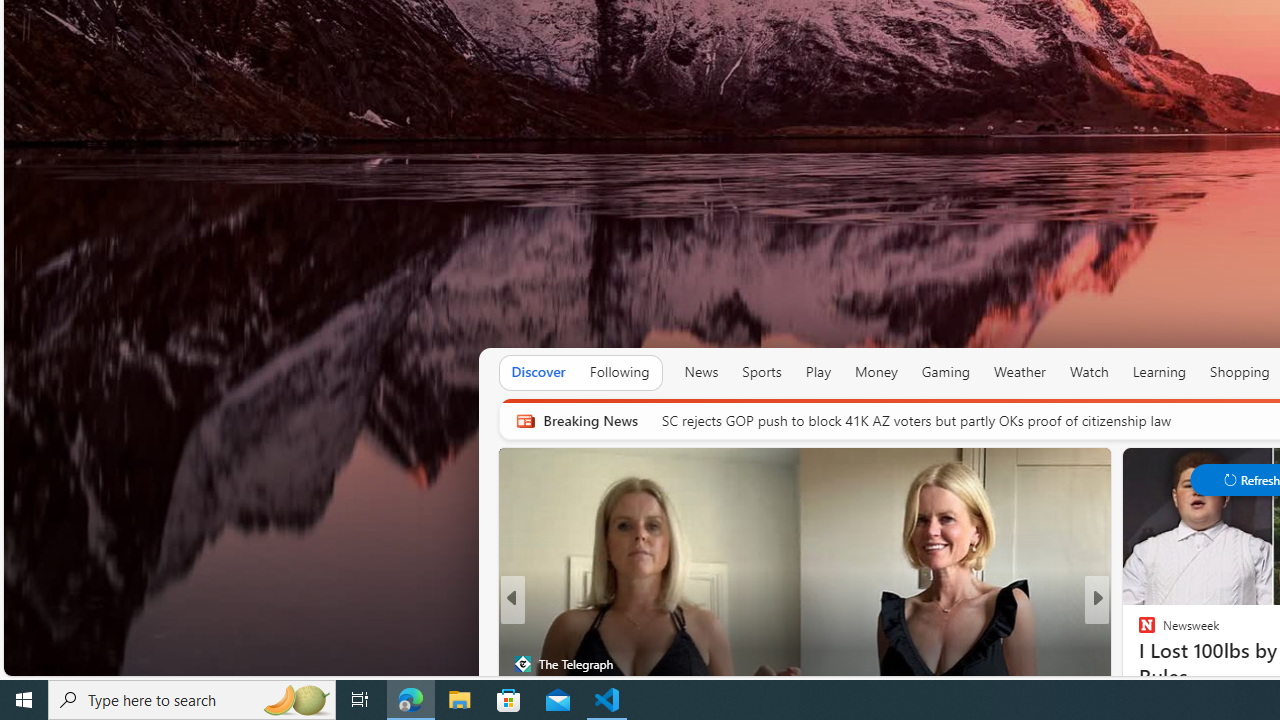 Image resolution: width=1280 pixels, height=720 pixels. What do you see at coordinates (944, 371) in the screenshot?
I see `'Gaming'` at bounding box center [944, 371].